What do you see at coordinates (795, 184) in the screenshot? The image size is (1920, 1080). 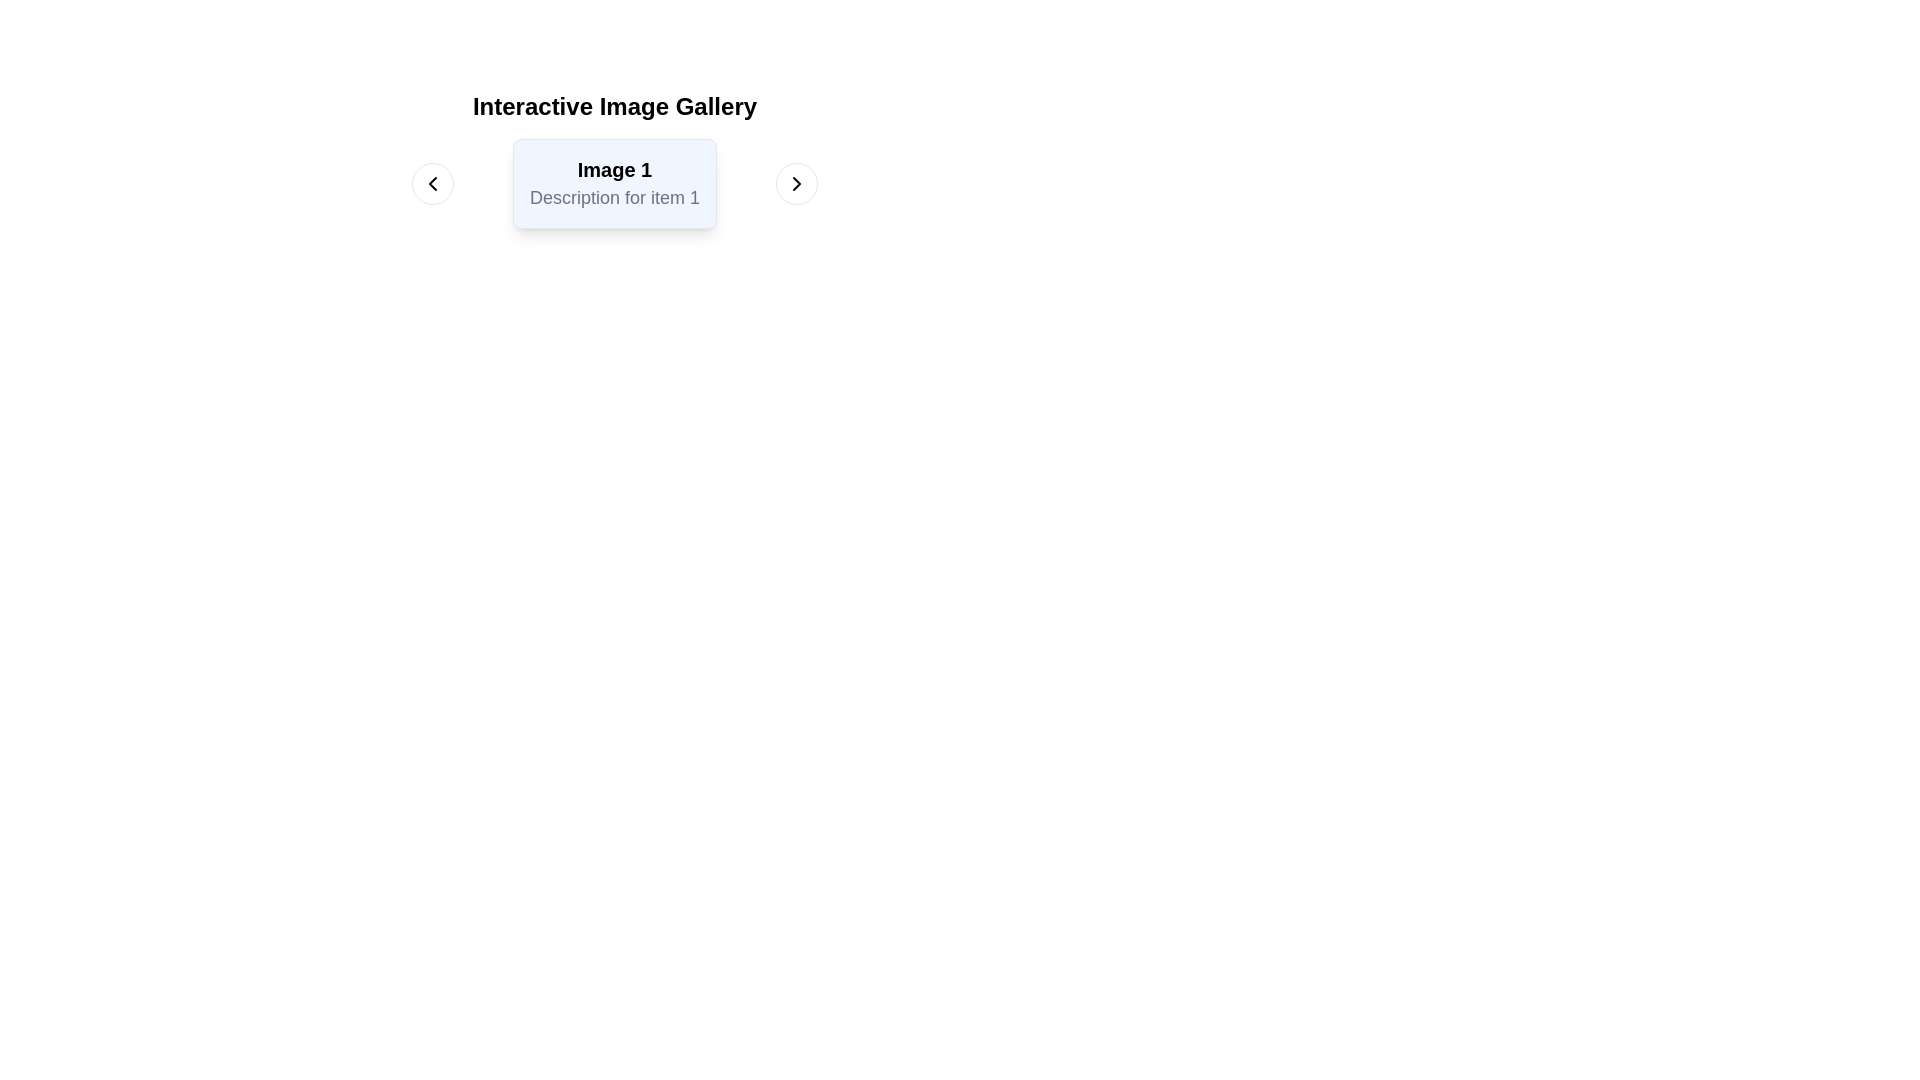 I see `the Chevron Arrow icon` at bounding box center [795, 184].